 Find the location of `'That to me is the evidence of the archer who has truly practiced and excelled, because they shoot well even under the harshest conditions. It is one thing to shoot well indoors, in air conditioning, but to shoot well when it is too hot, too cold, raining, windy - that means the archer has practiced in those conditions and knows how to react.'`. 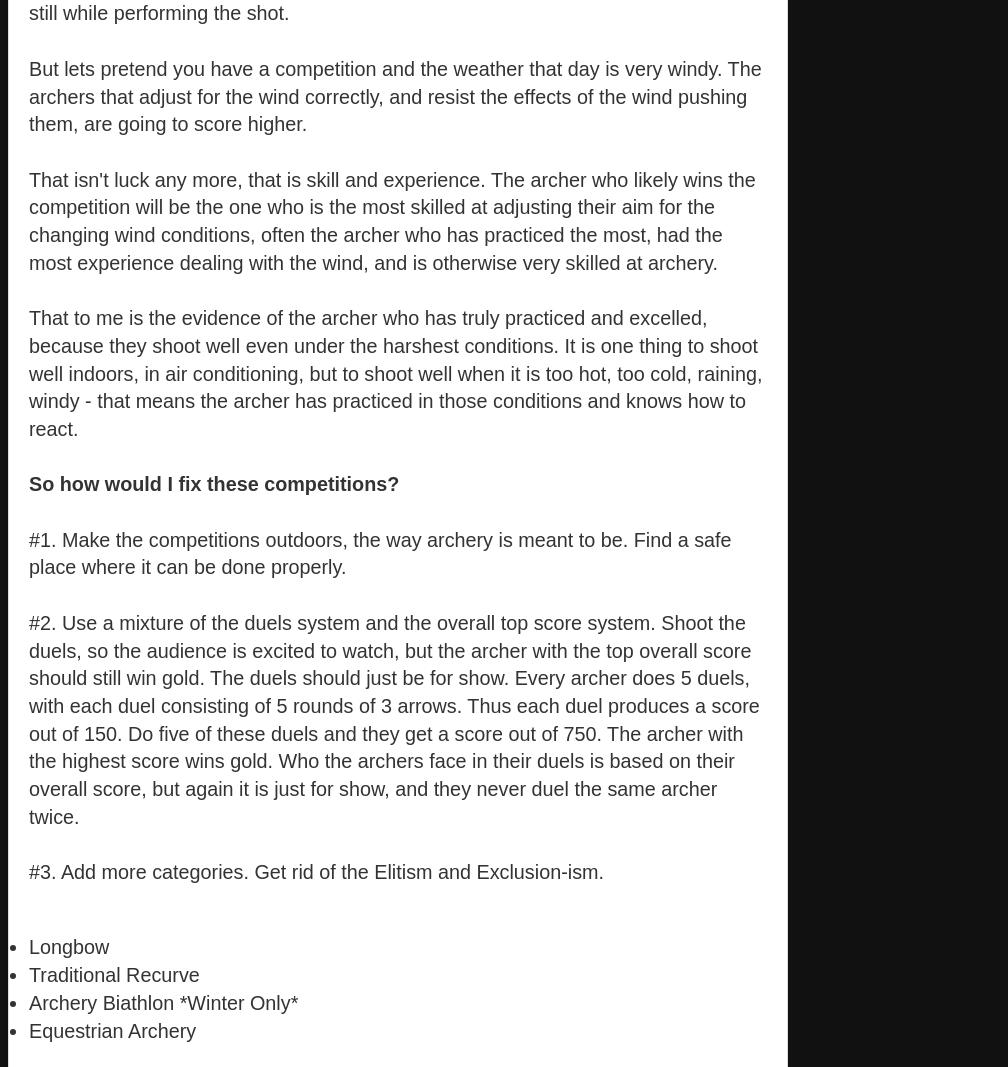

'That to me is the evidence of the archer who has truly practiced and excelled, because they shoot well even under the harshest conditions. It is one thing to shoot well indoors, in air conditioning, but to shoot well when it is too hot, too cold, raining, windy - that means the archer has practiced in those conditions and knows how to react.' is located at coordinates (29, 372).